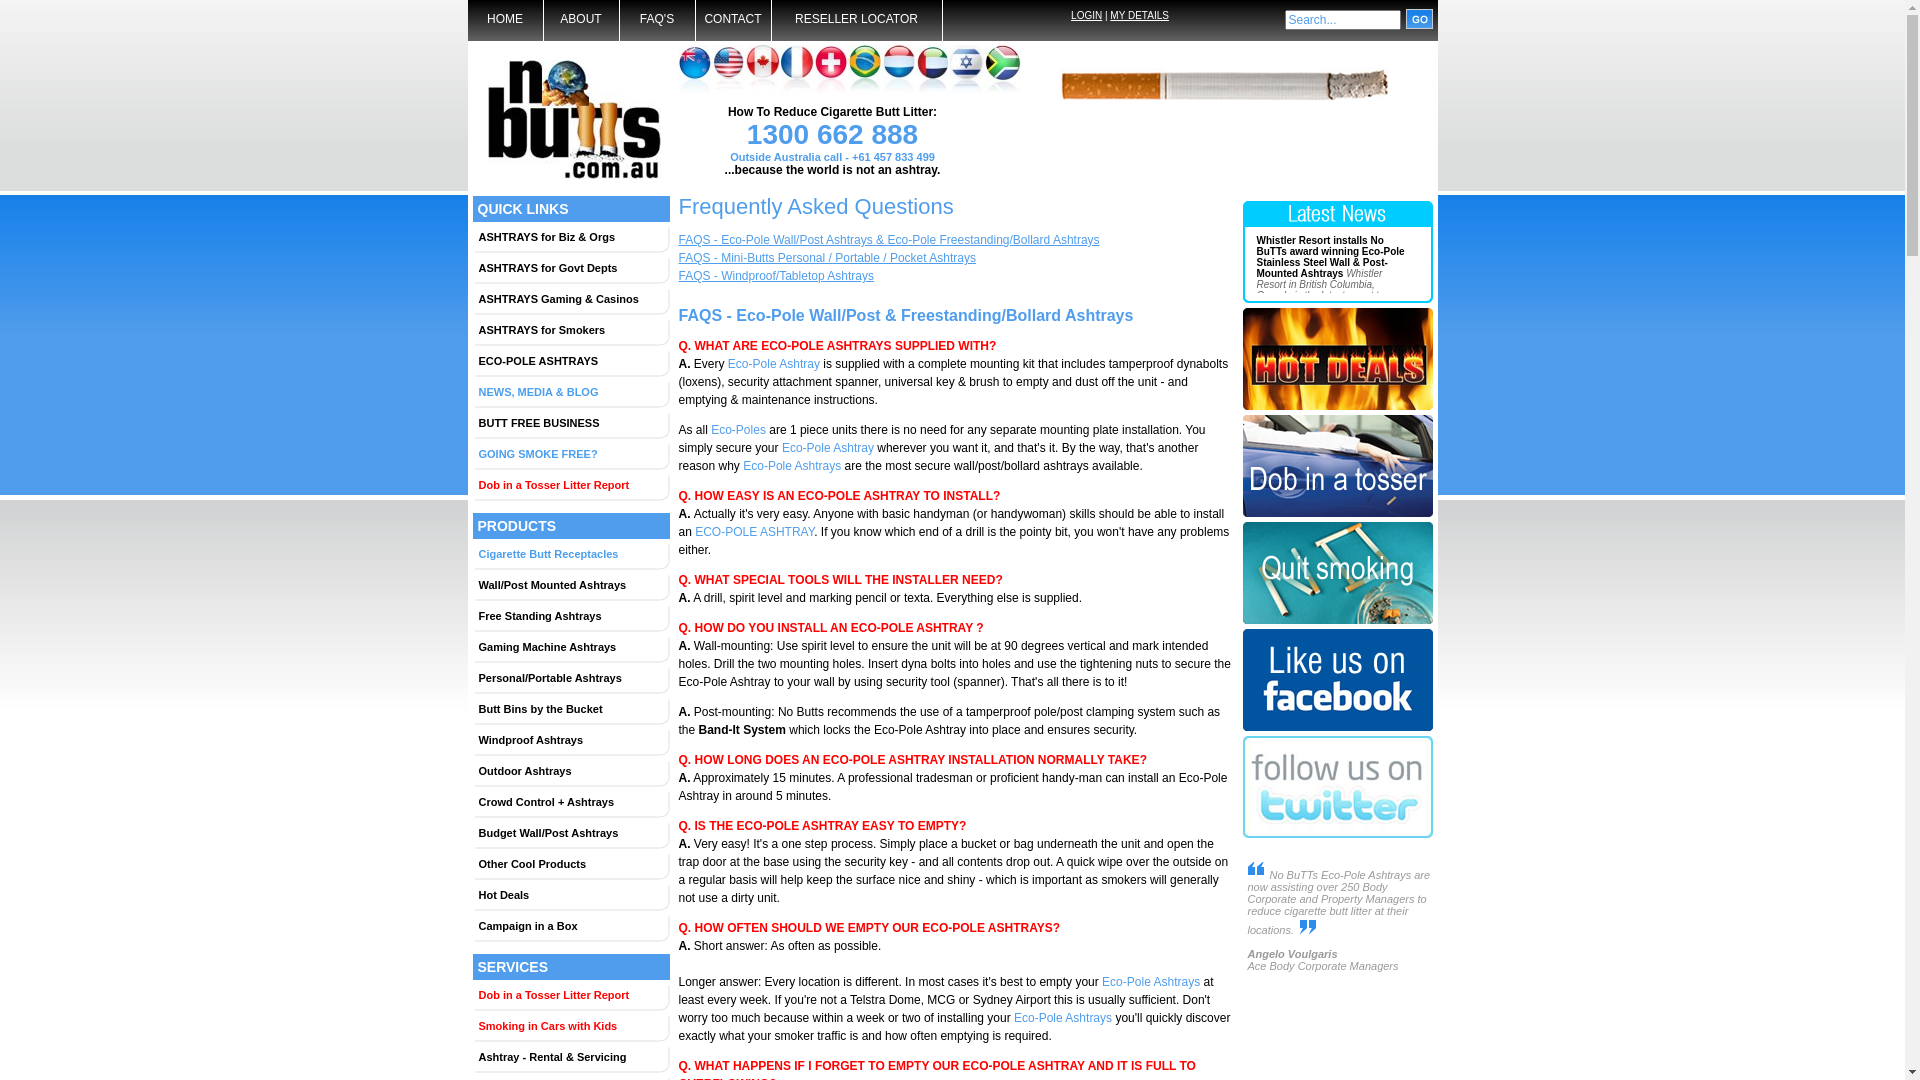  Describe the element at coordinates (1418, 19) in the screenshot. I see `'Go'` at that location.